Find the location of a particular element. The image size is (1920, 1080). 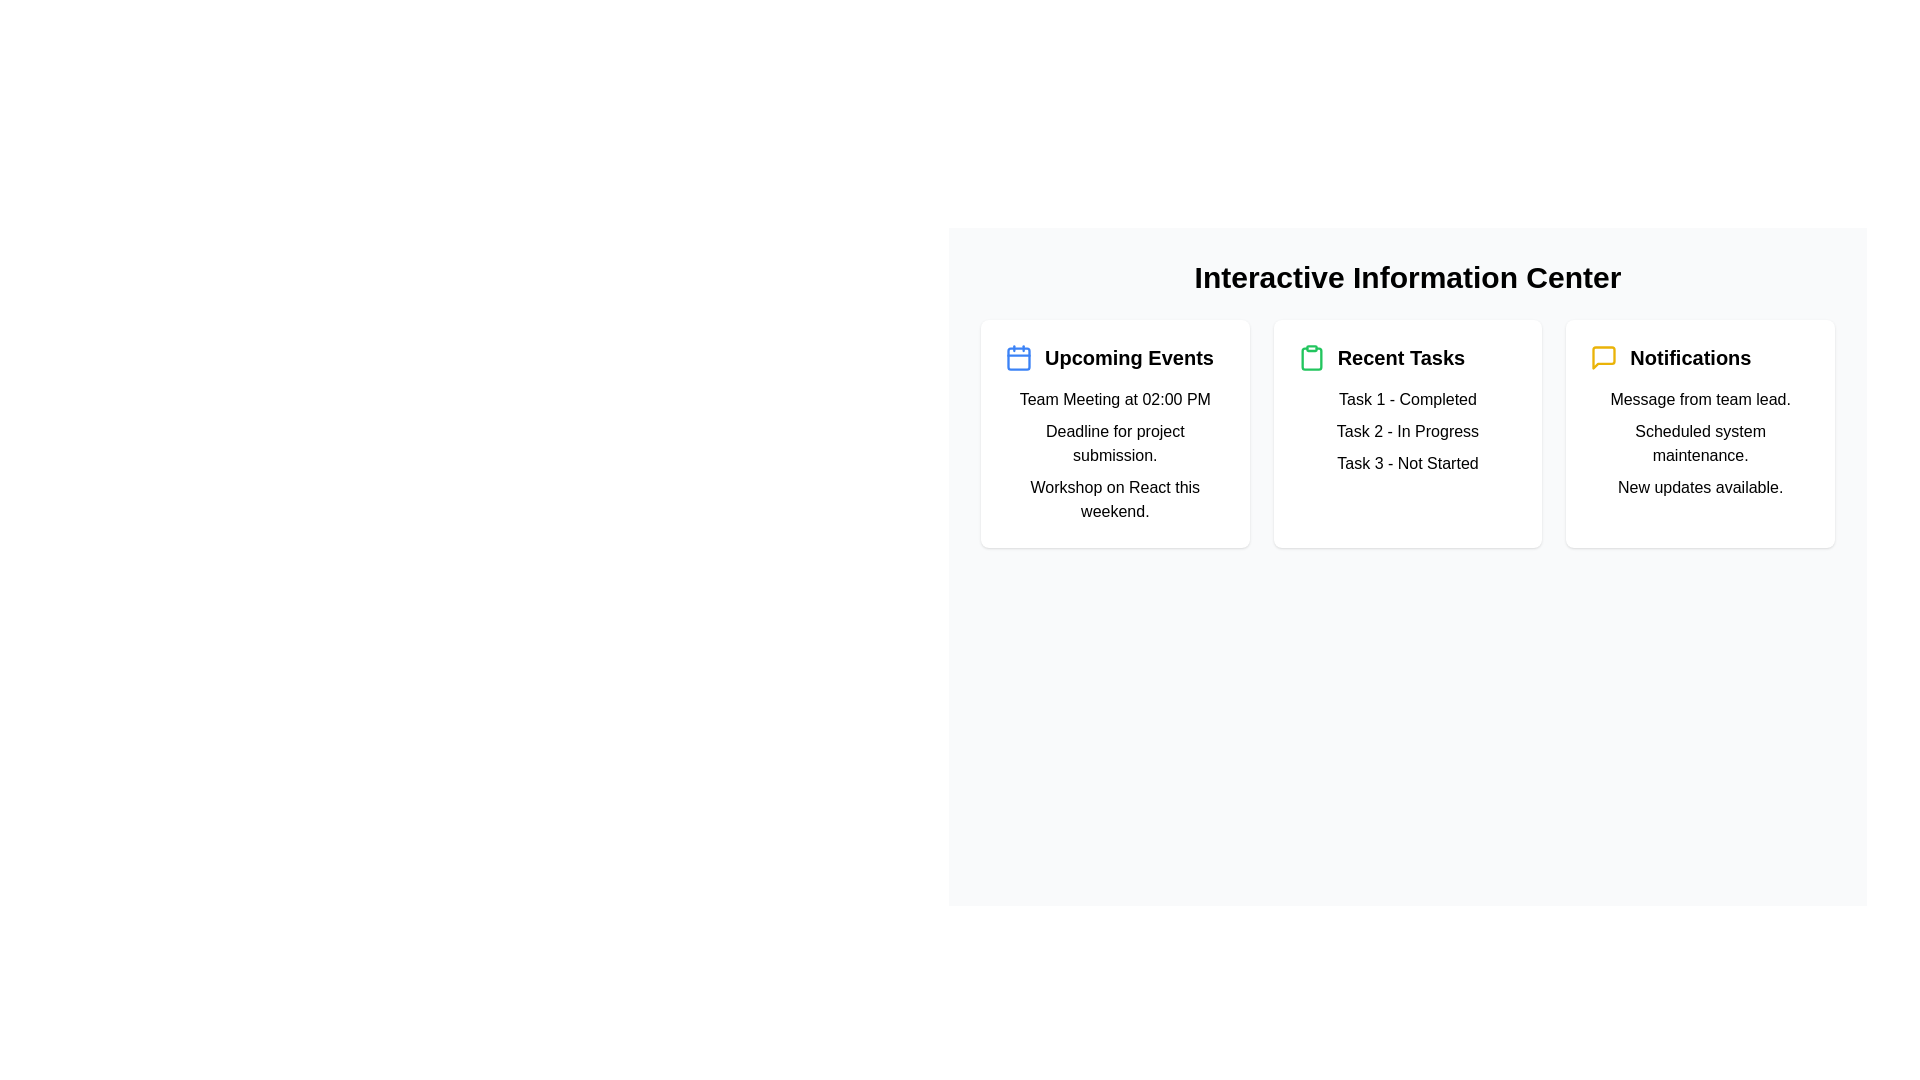

task list displayed on the Informational card located in the center column of the layout, positioned between the 'Upcoming Events' card and the 'Notifications' card is located at coordinates (1406, 433).